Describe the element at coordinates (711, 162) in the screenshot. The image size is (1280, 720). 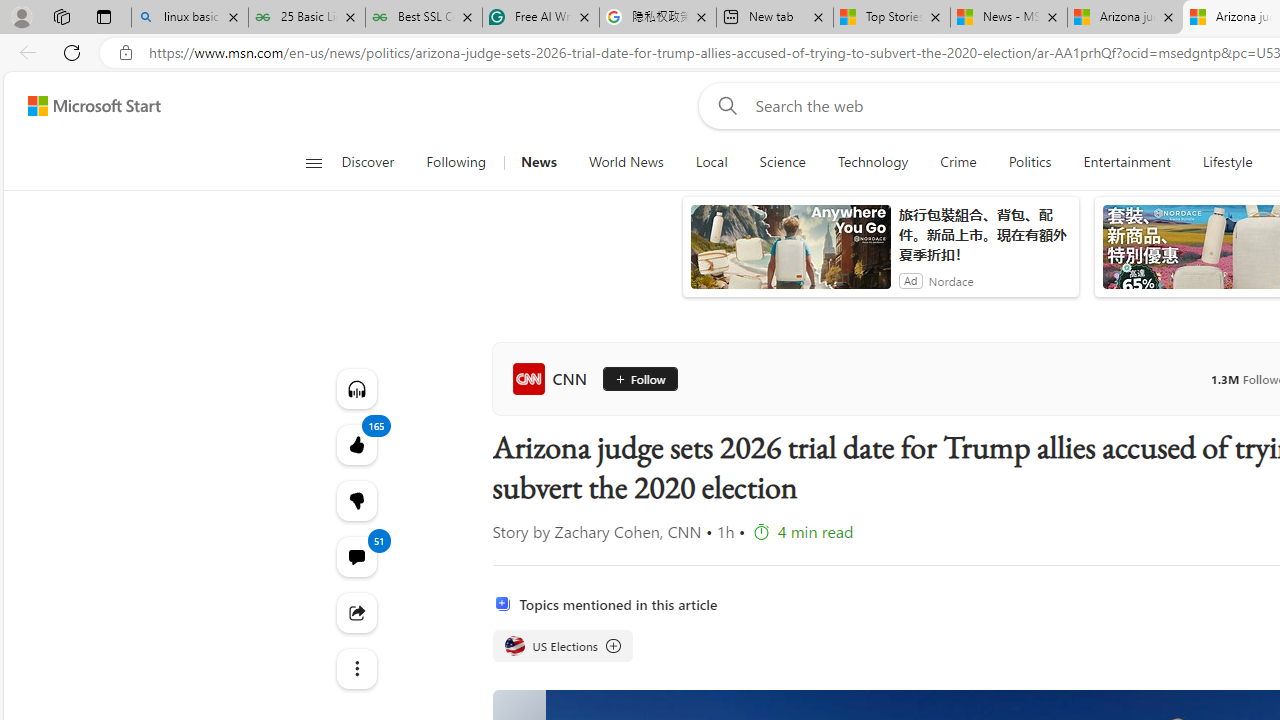
I see `'Local'` at that location.